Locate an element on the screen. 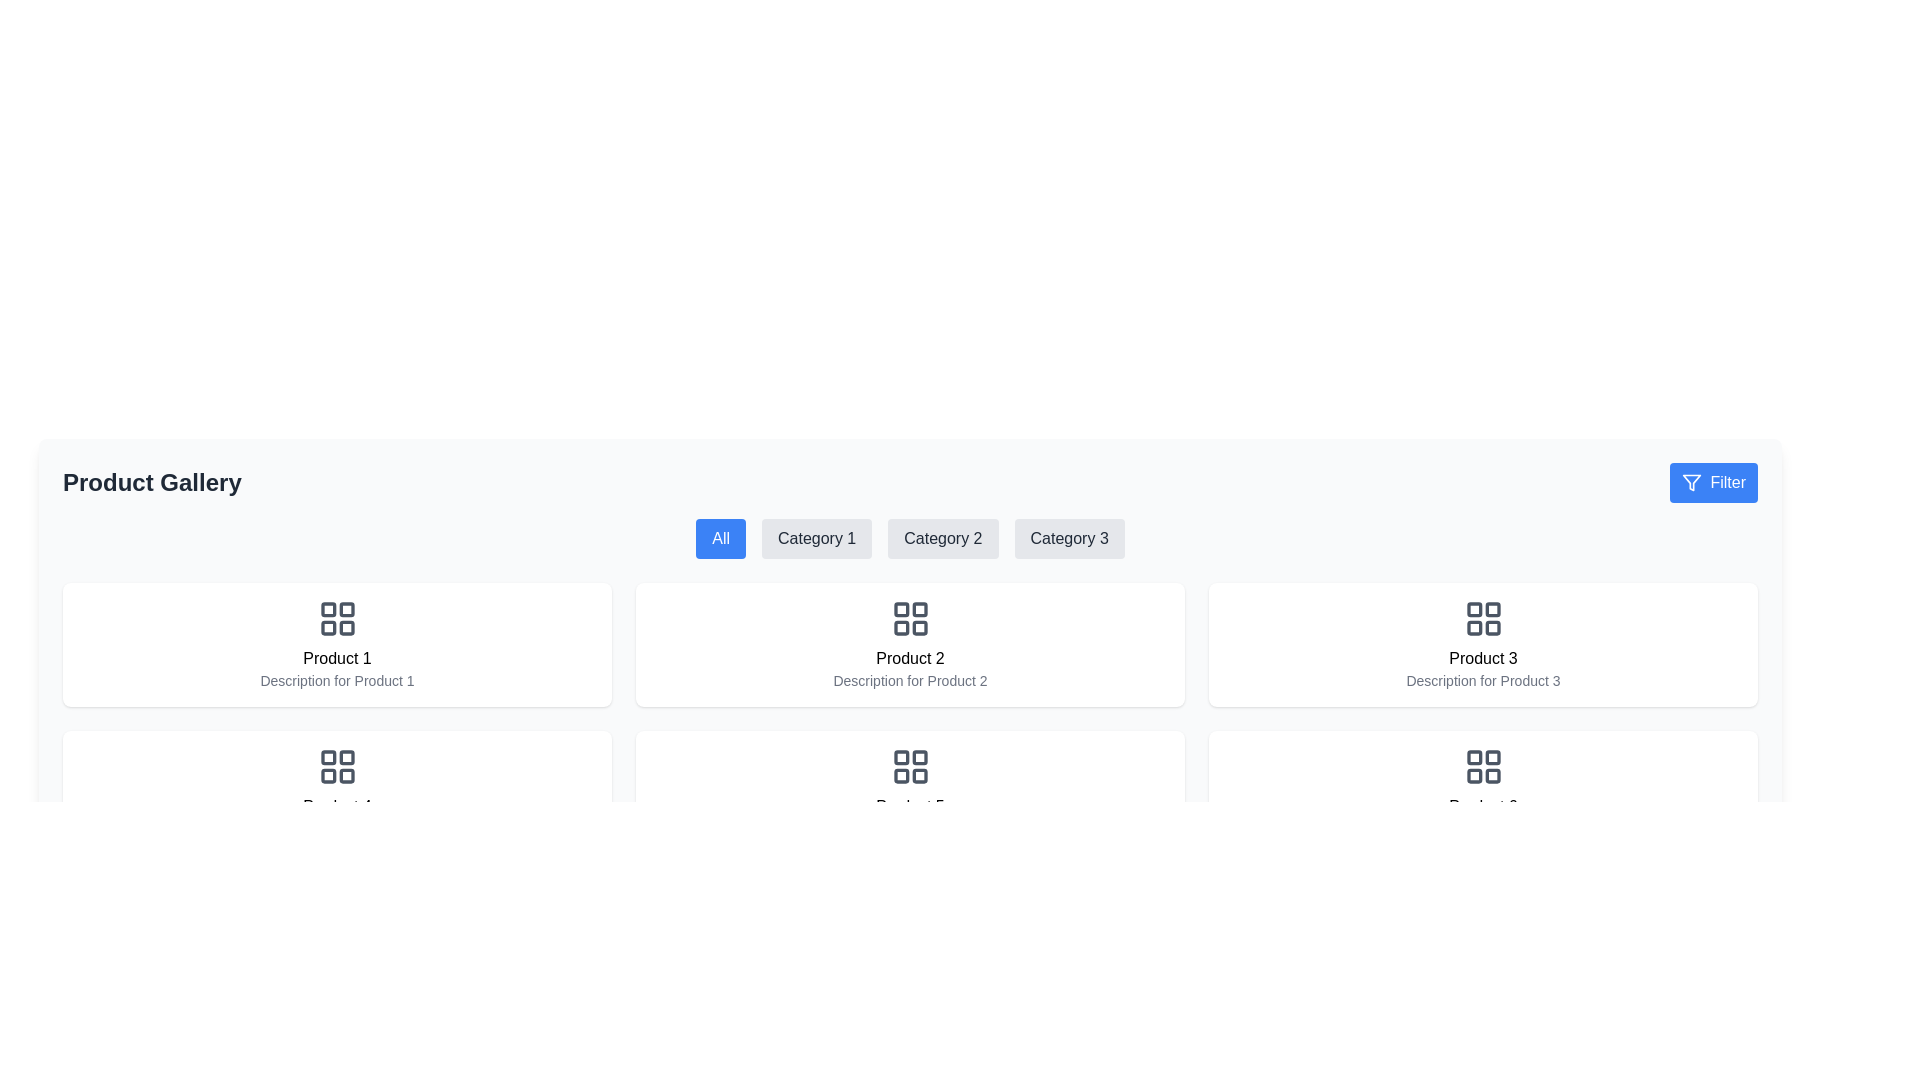 Image resolution: width=1920 pixels, height=1080 pixels. the Text Label providing additional information for 'Product 1', which is positioned beneath the product name is located at coordinates (337, 680).